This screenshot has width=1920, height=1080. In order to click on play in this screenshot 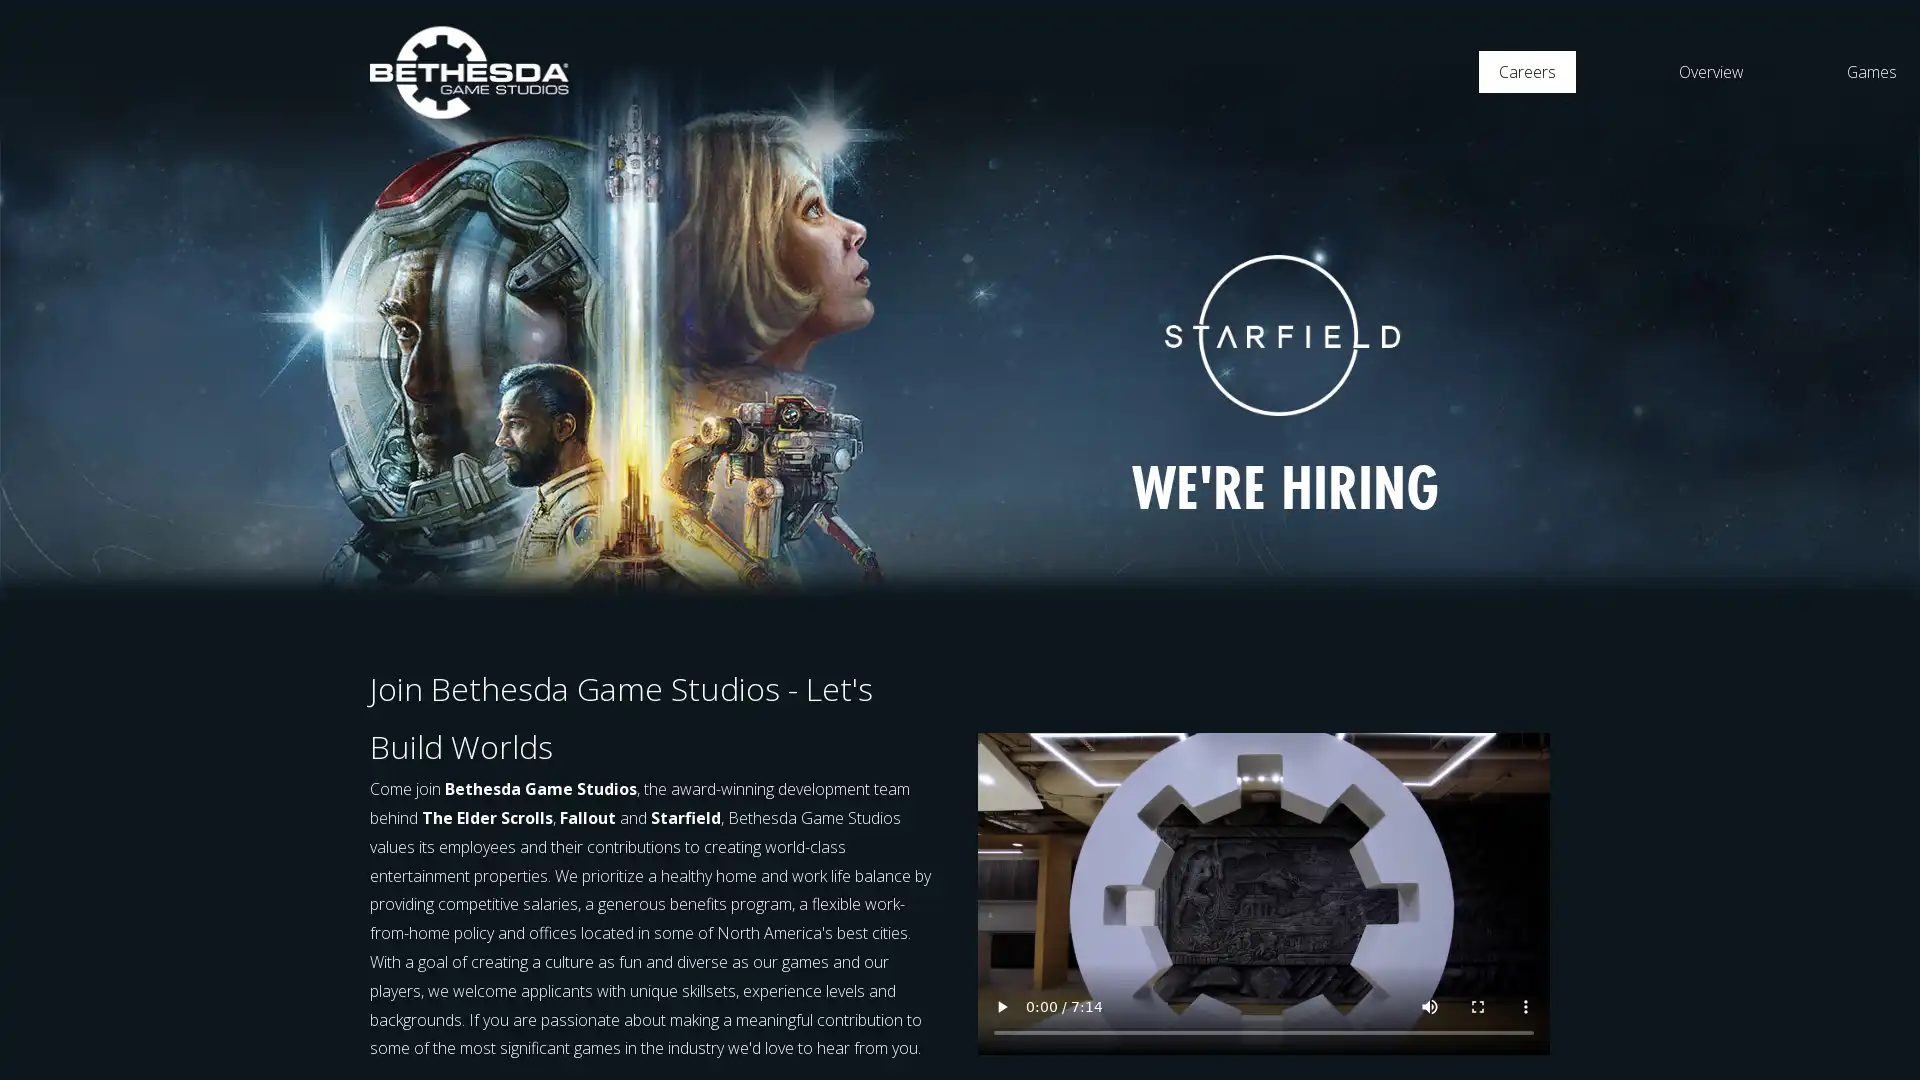, I will do `click(1002, 1006)`.